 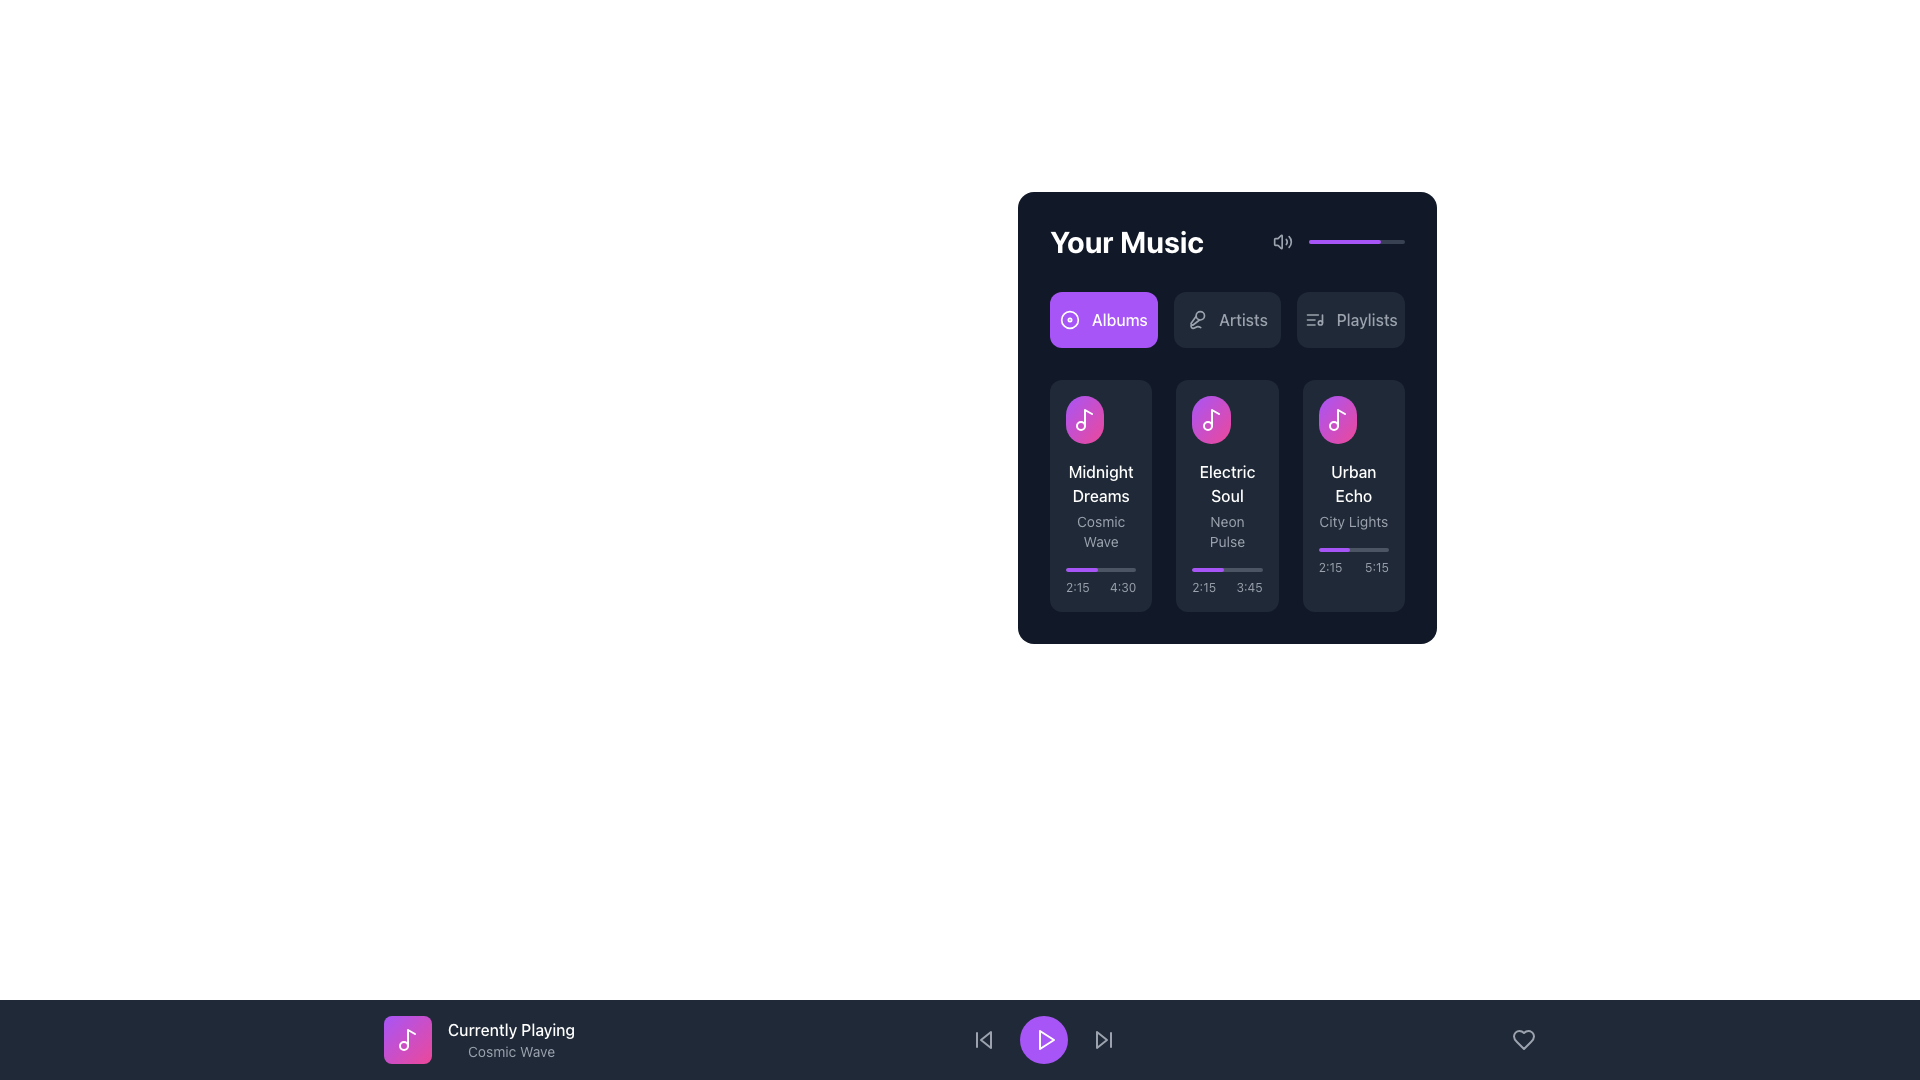 I want to click on text label displaying 'Urban Echo' which is styled in white on a dark background, located on the rightmost music card under the 'Albums' section, so click(x=1353, y=483).